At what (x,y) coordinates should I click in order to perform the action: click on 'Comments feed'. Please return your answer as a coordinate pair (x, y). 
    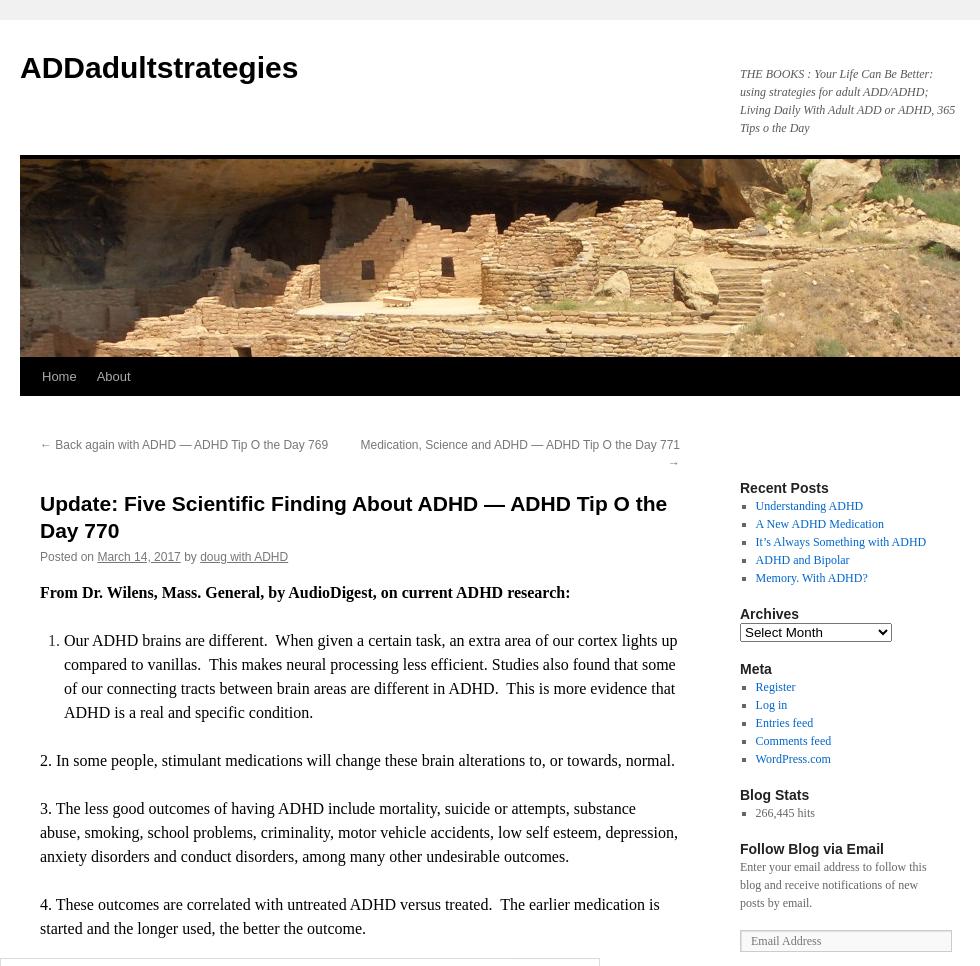
    Looking at the image, I should click on (793, 741).